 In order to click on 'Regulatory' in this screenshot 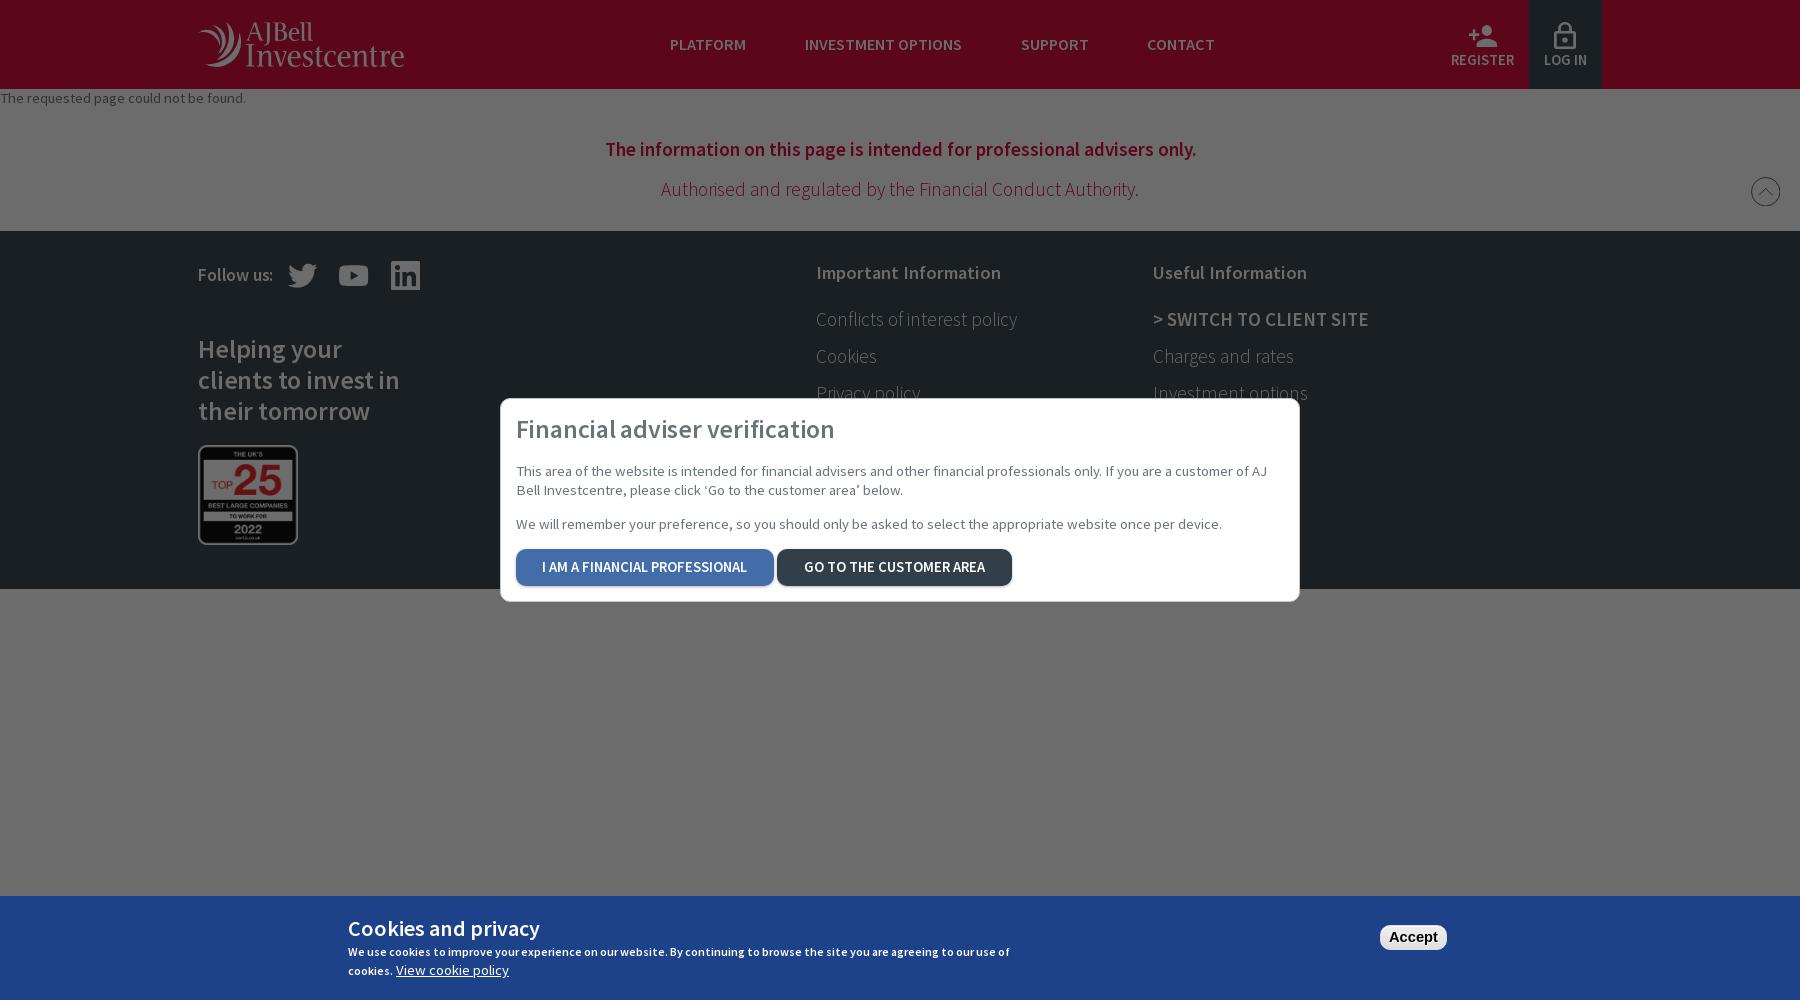, I will do `click(815, 429)`.